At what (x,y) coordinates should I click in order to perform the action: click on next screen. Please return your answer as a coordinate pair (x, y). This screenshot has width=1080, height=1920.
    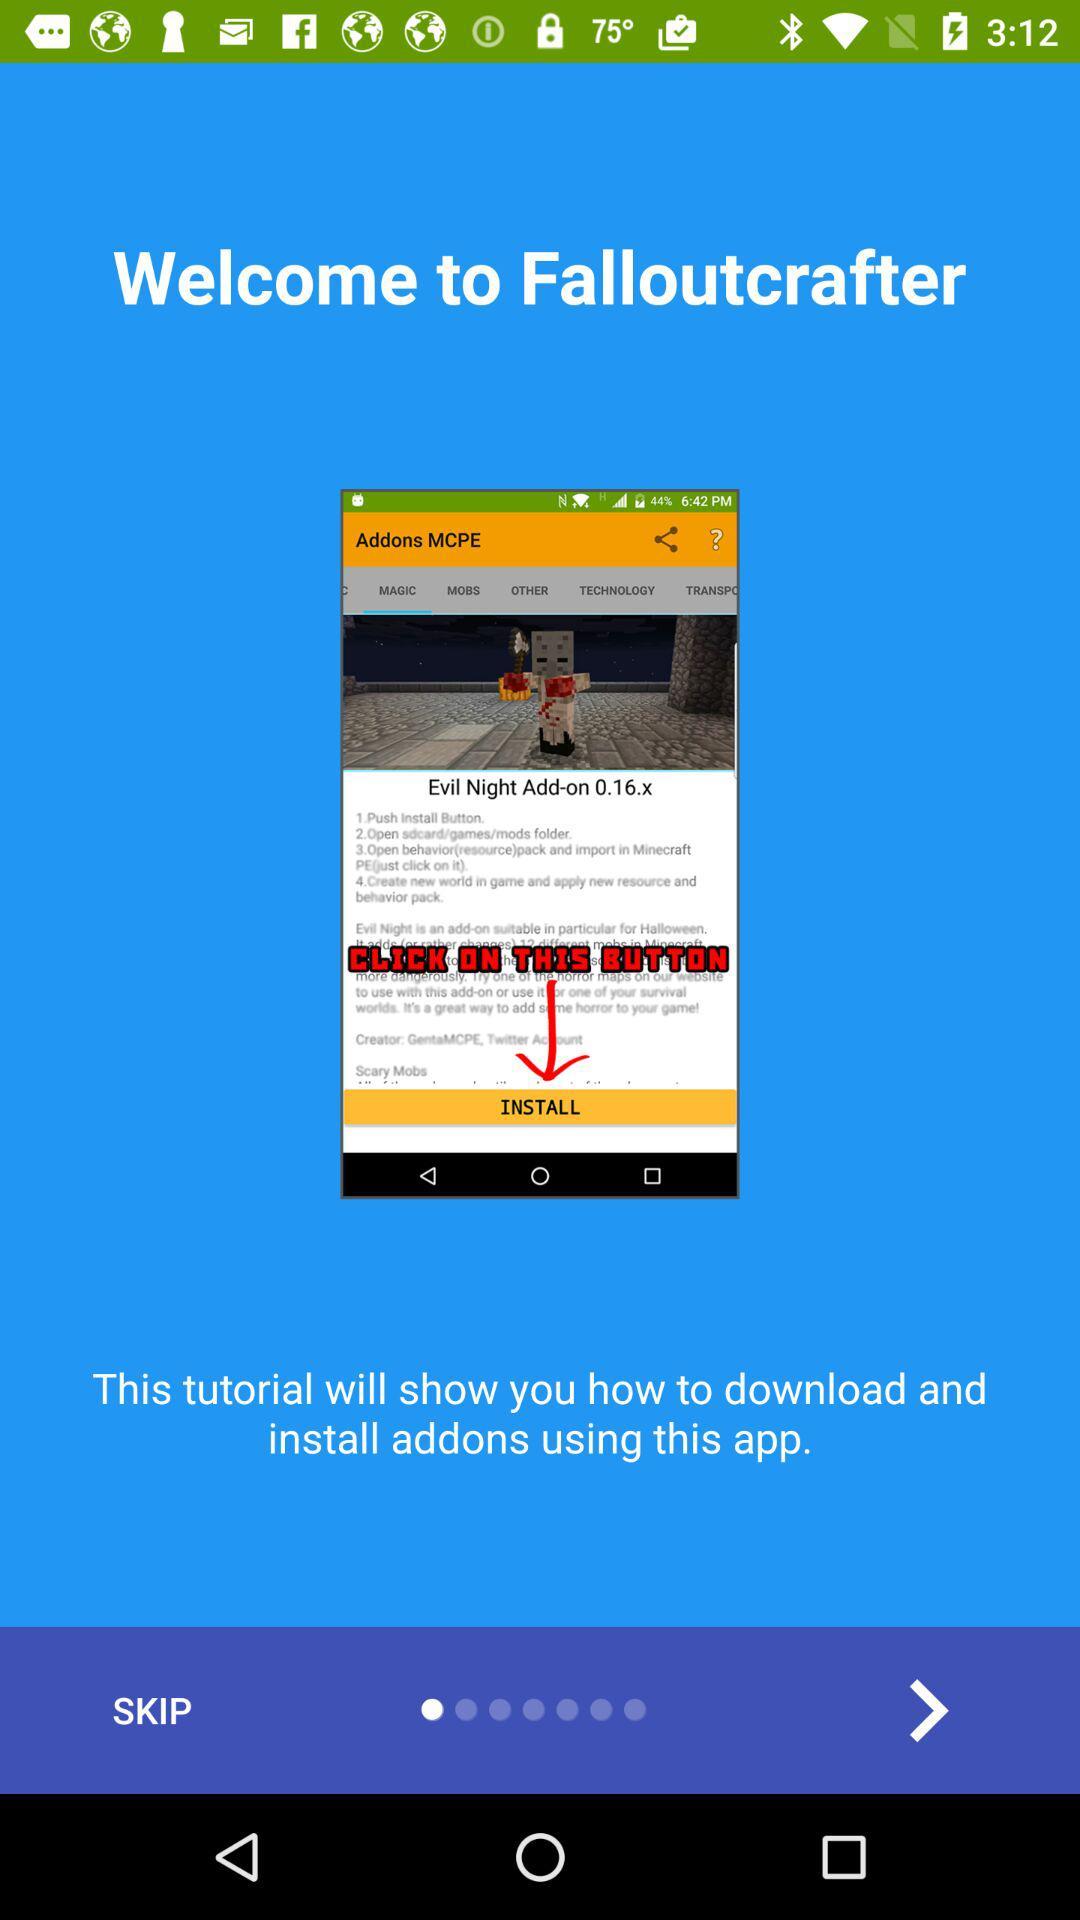
    Looking at the image, I should click on (927, 1709).